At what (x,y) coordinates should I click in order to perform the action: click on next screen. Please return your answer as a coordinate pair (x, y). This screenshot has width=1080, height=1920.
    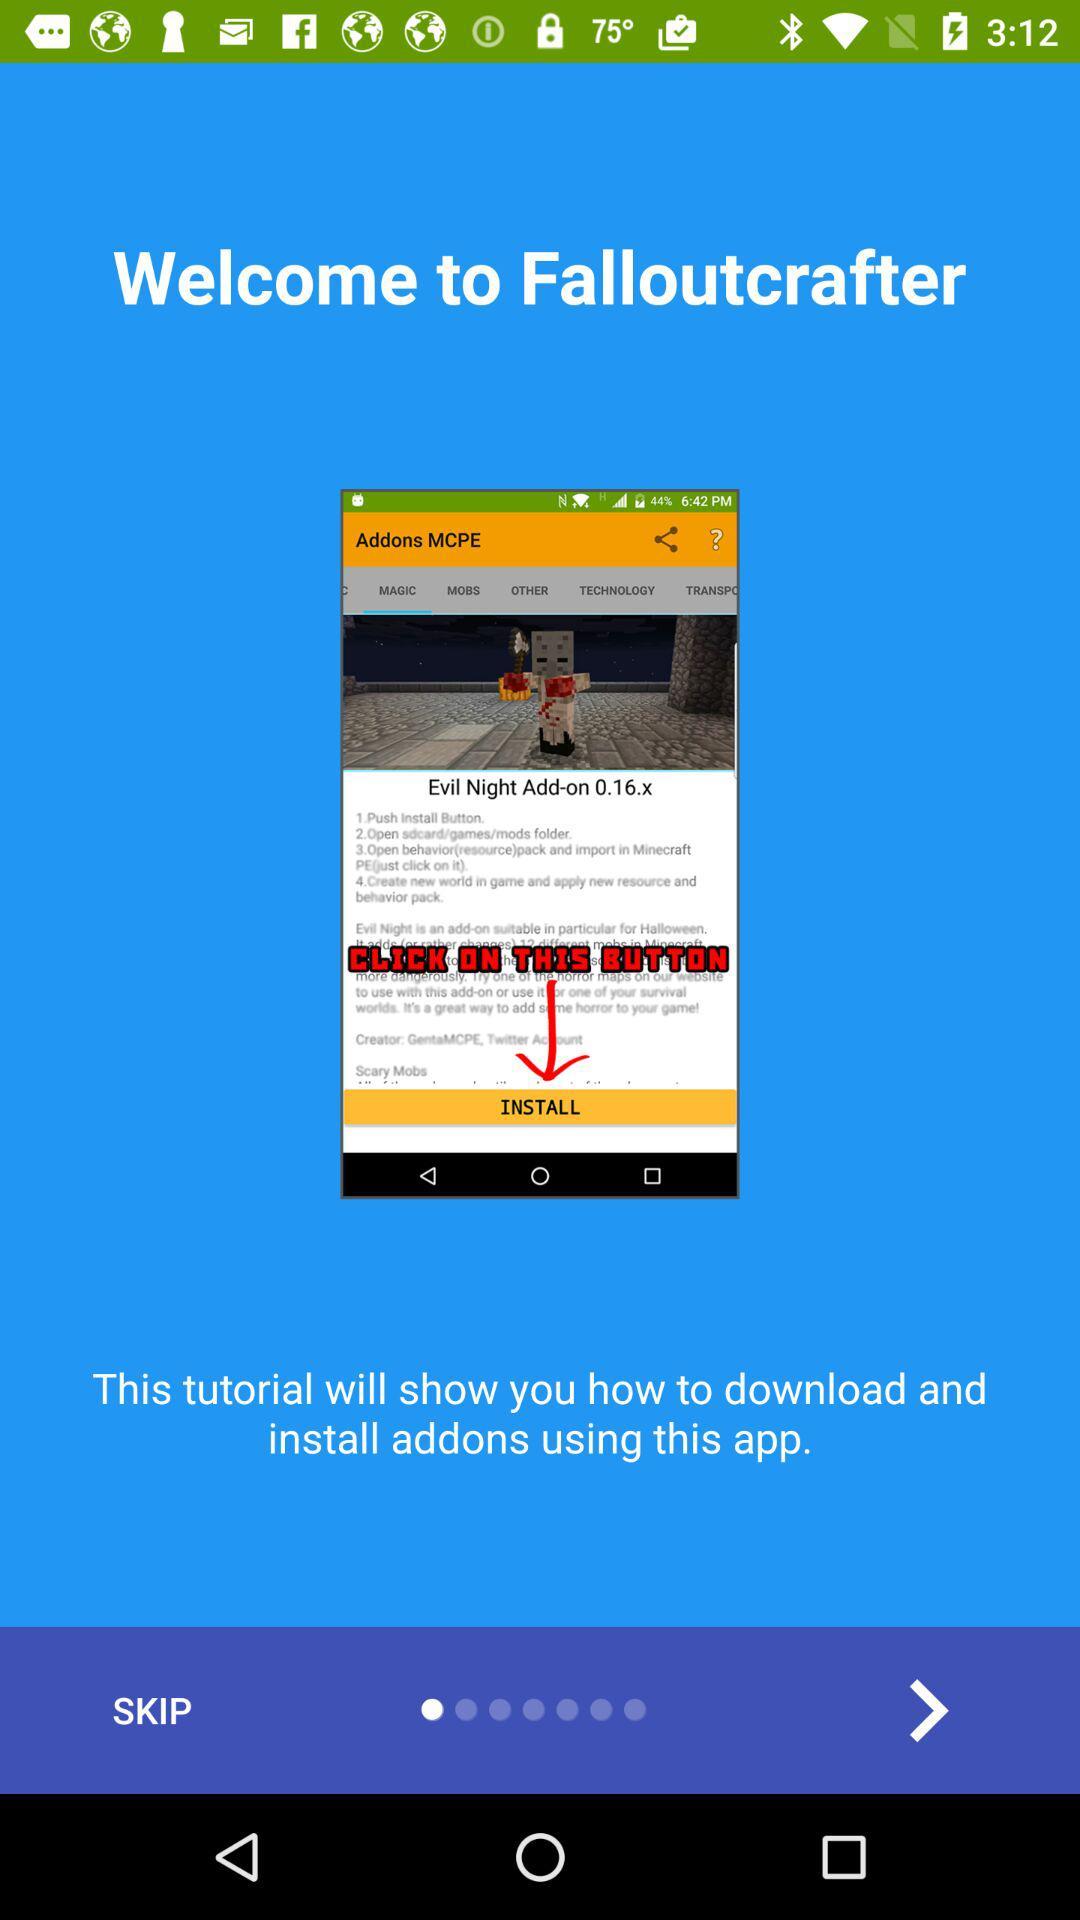
    Looking at the image, I should click on (927, 1709).